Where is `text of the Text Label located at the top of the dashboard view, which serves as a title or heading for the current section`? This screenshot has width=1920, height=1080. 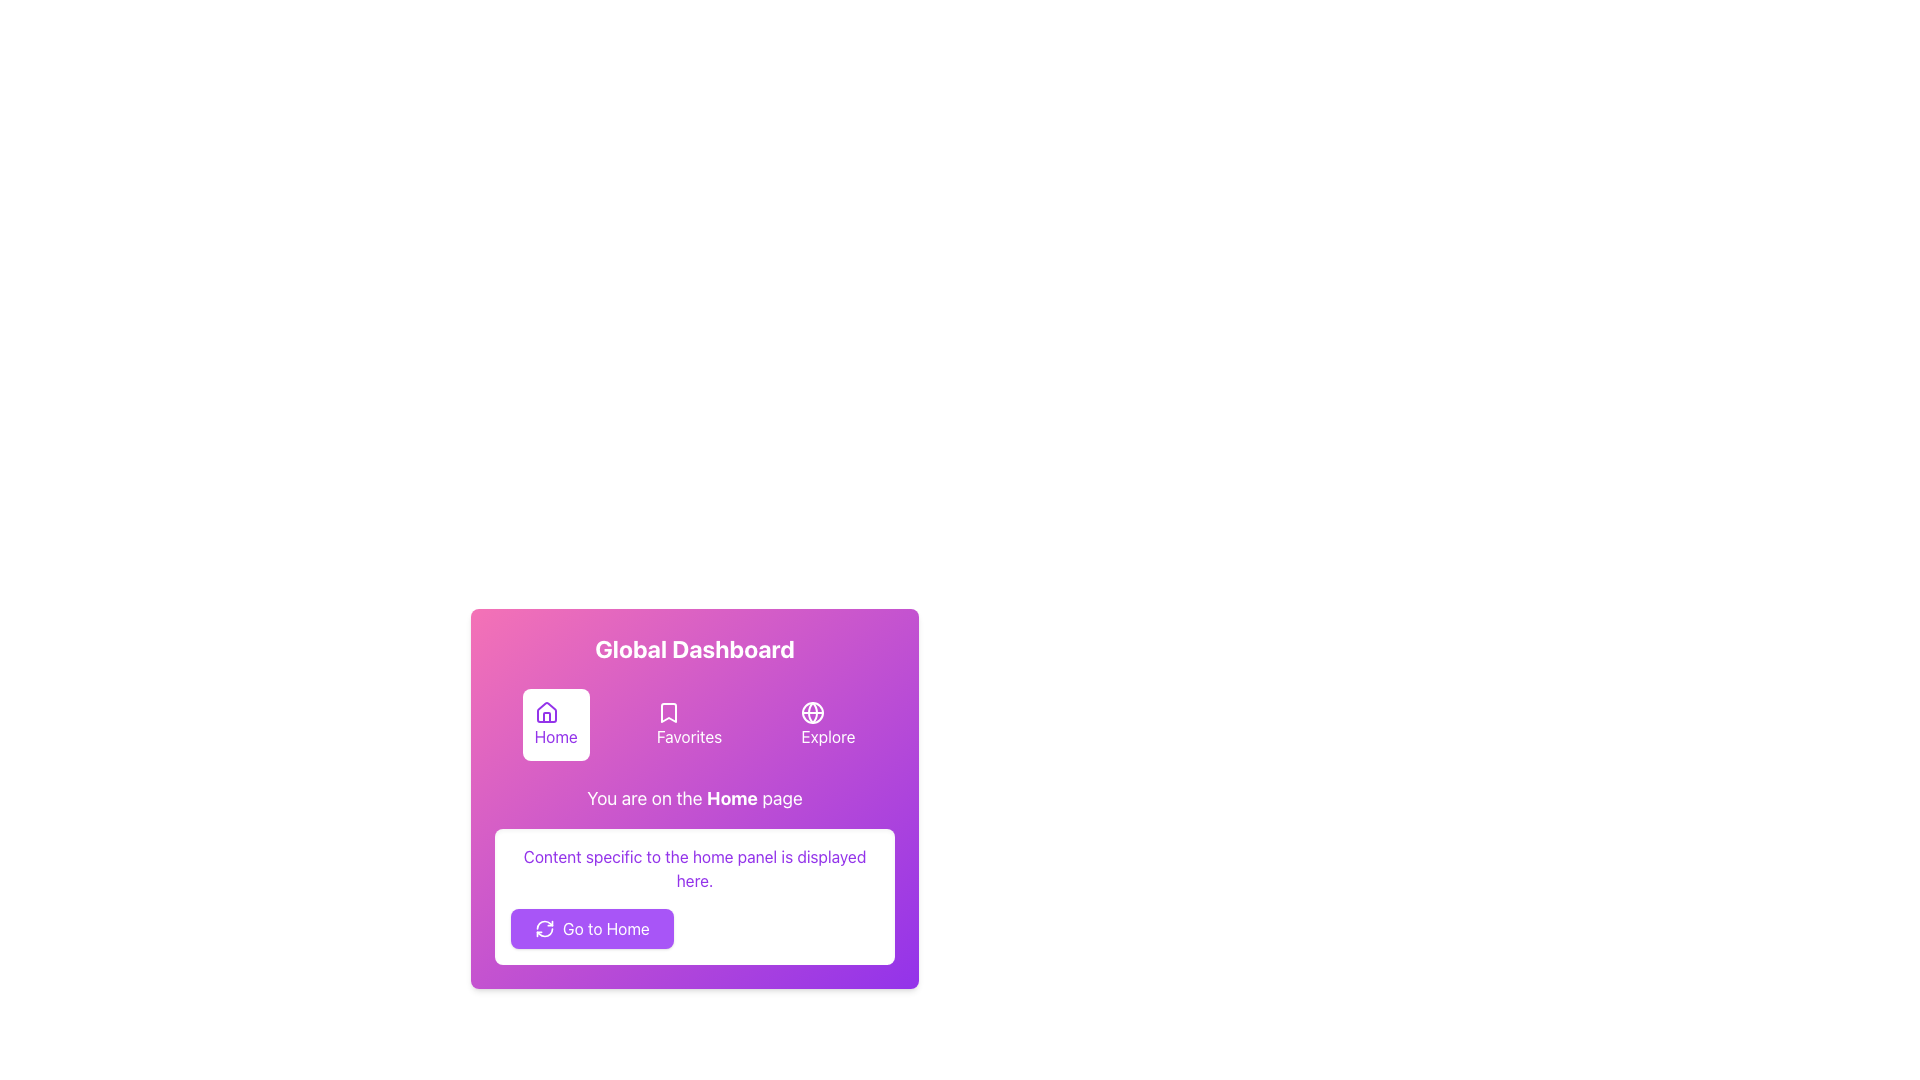
text of the Text Label located at the top of the dashboard view, which serves as a title or heading for the current section is located at coordinates (695, 648).